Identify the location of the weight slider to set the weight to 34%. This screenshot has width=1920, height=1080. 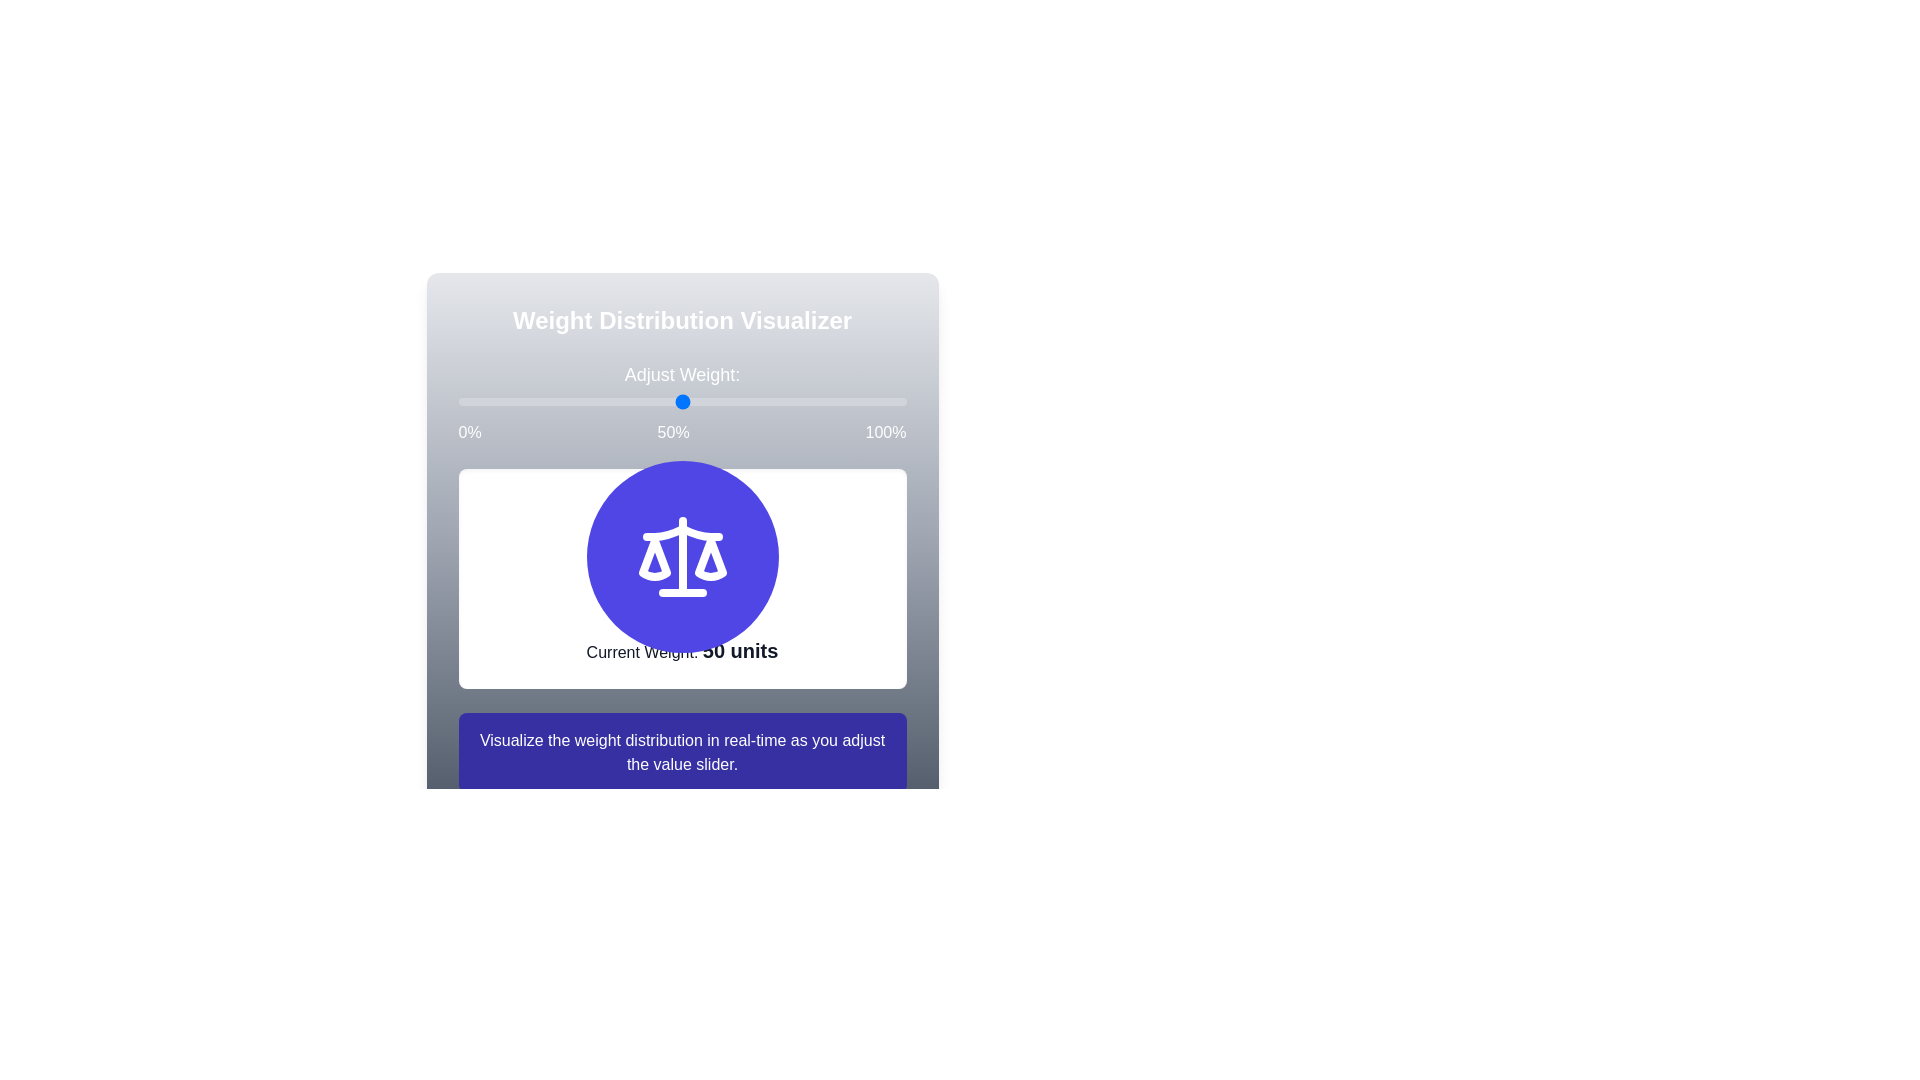
(457, 401).